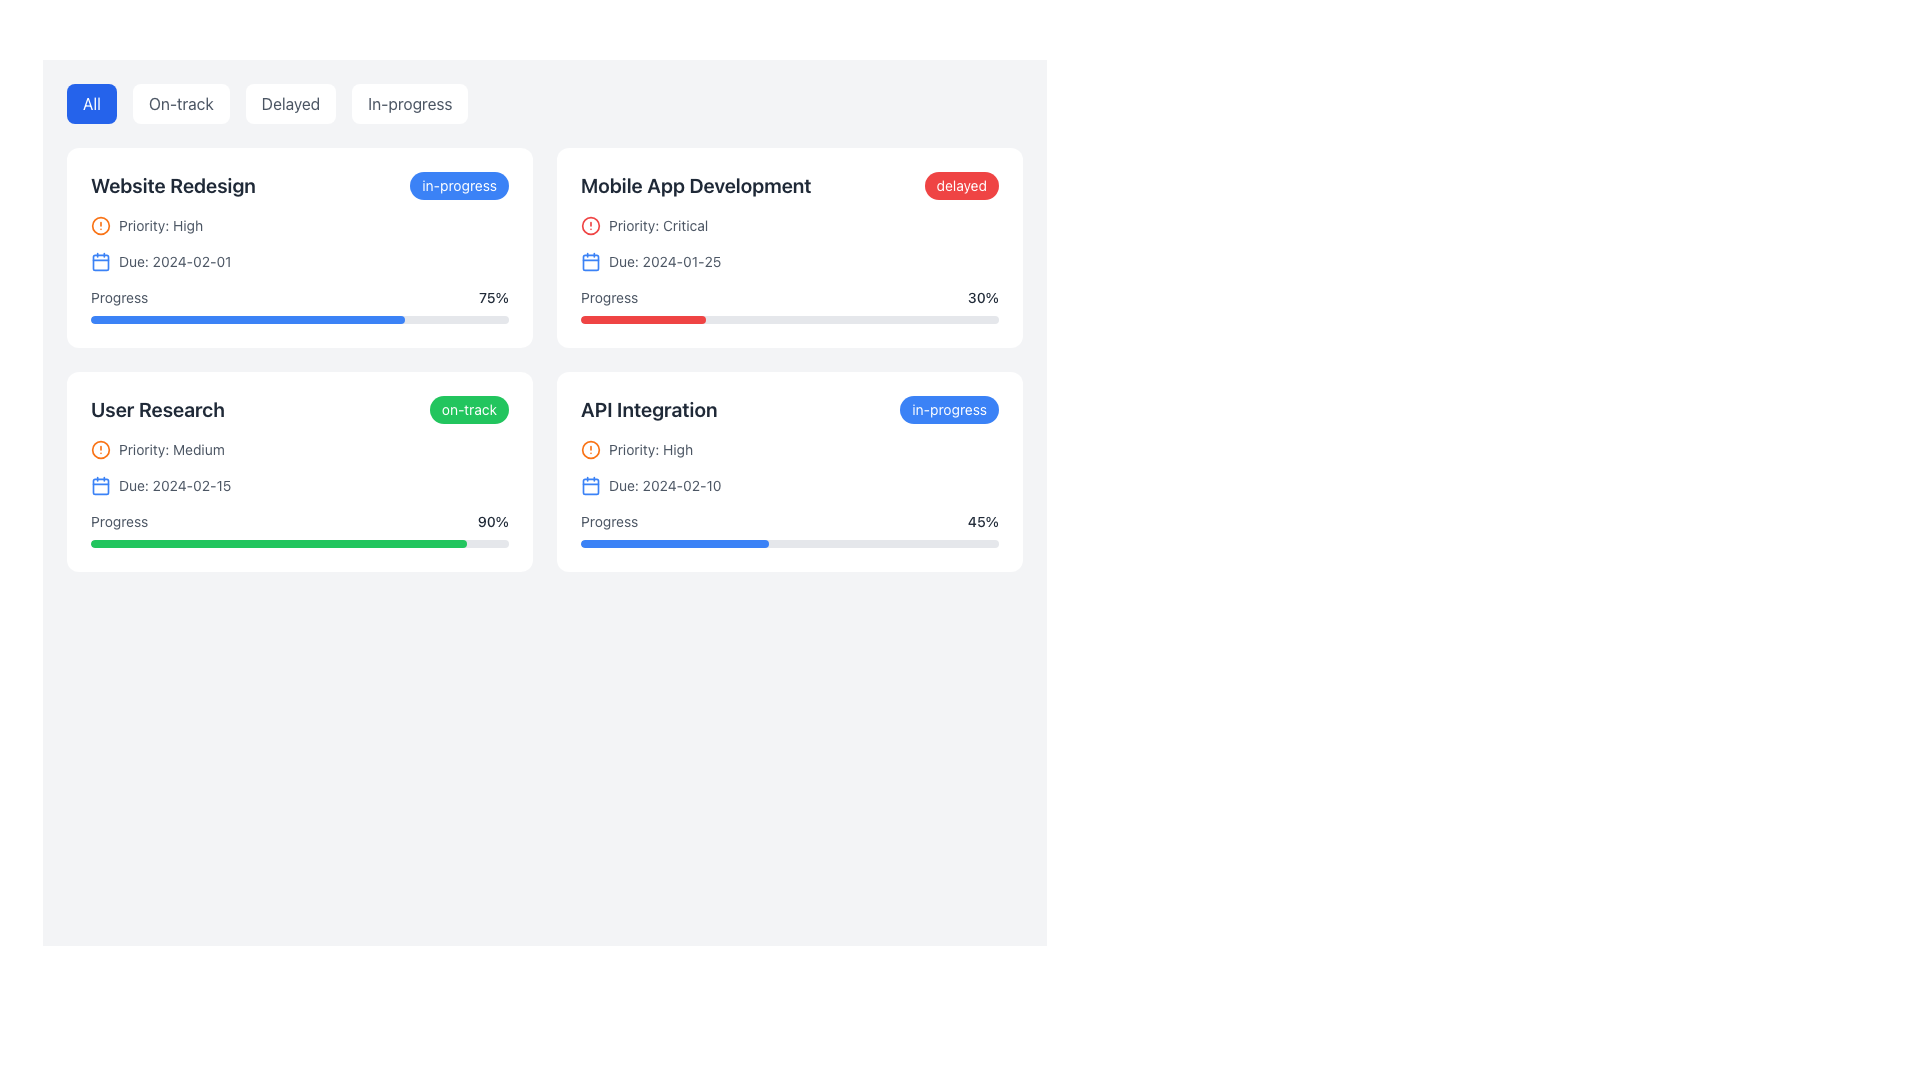 This screenshot has height=1080, width=1920. What do you see at coordinates (589, 450) in the screenshot?
I see `the orange circular icon with an exclamation mark in the center, which indicates a warning or alert, located in the 'Priority: High' label of the 'API Integration' card` at bounding box center [589, 450].